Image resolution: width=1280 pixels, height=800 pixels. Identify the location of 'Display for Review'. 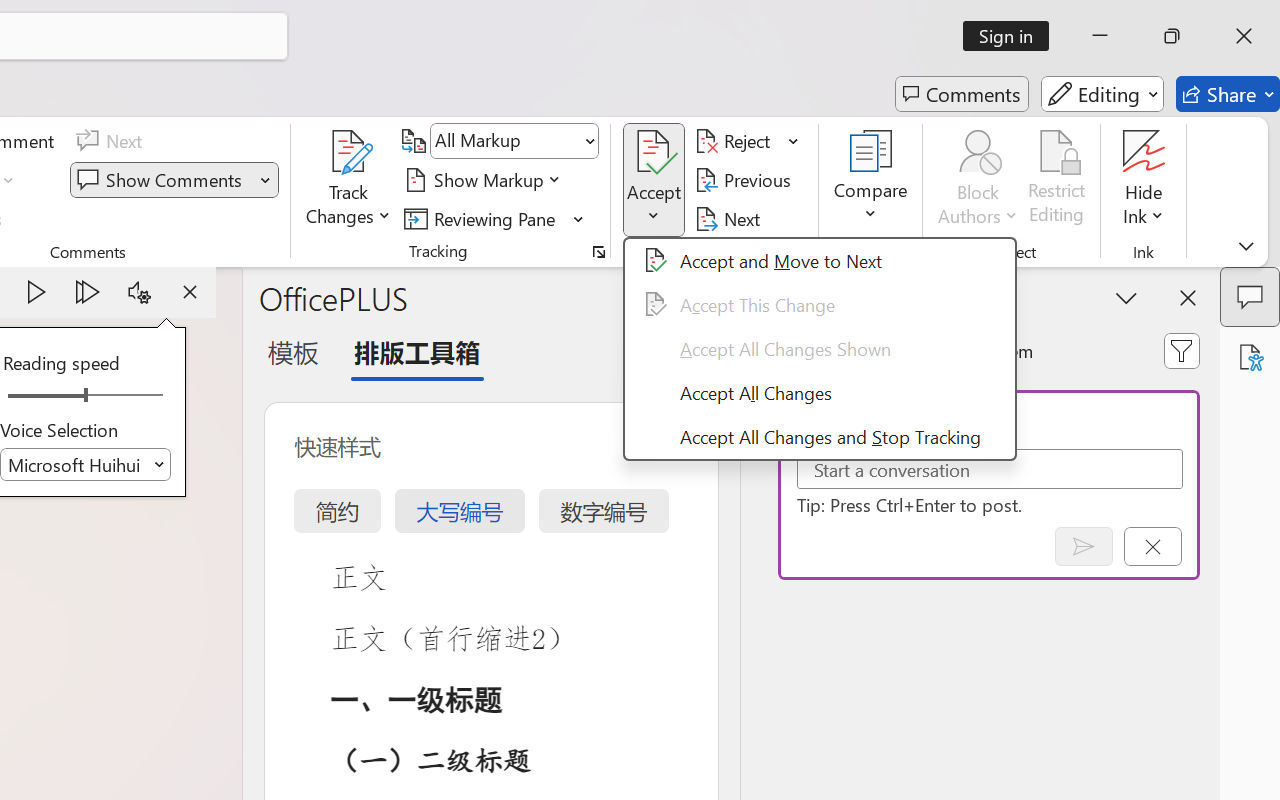
(514, 141).